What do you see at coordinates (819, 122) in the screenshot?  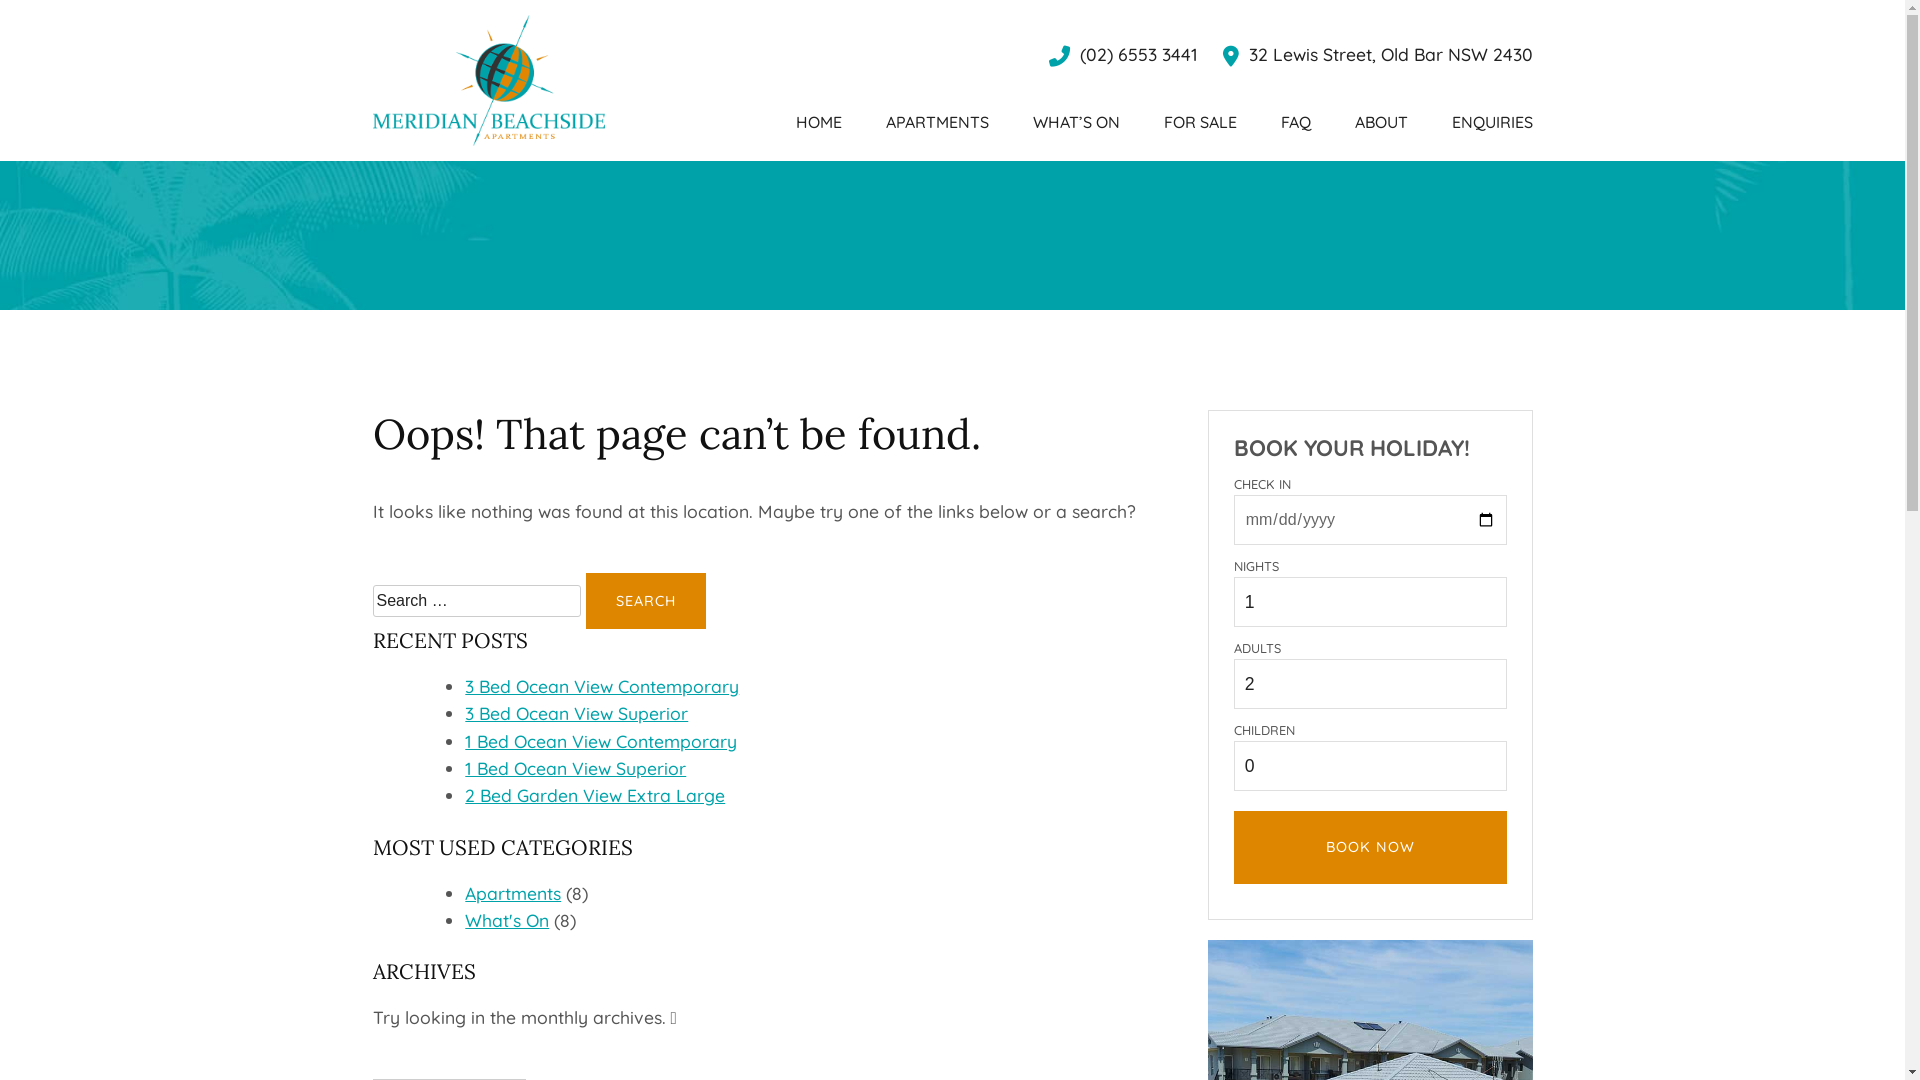 I see `'HOME'` at bounding box center [819, 122].